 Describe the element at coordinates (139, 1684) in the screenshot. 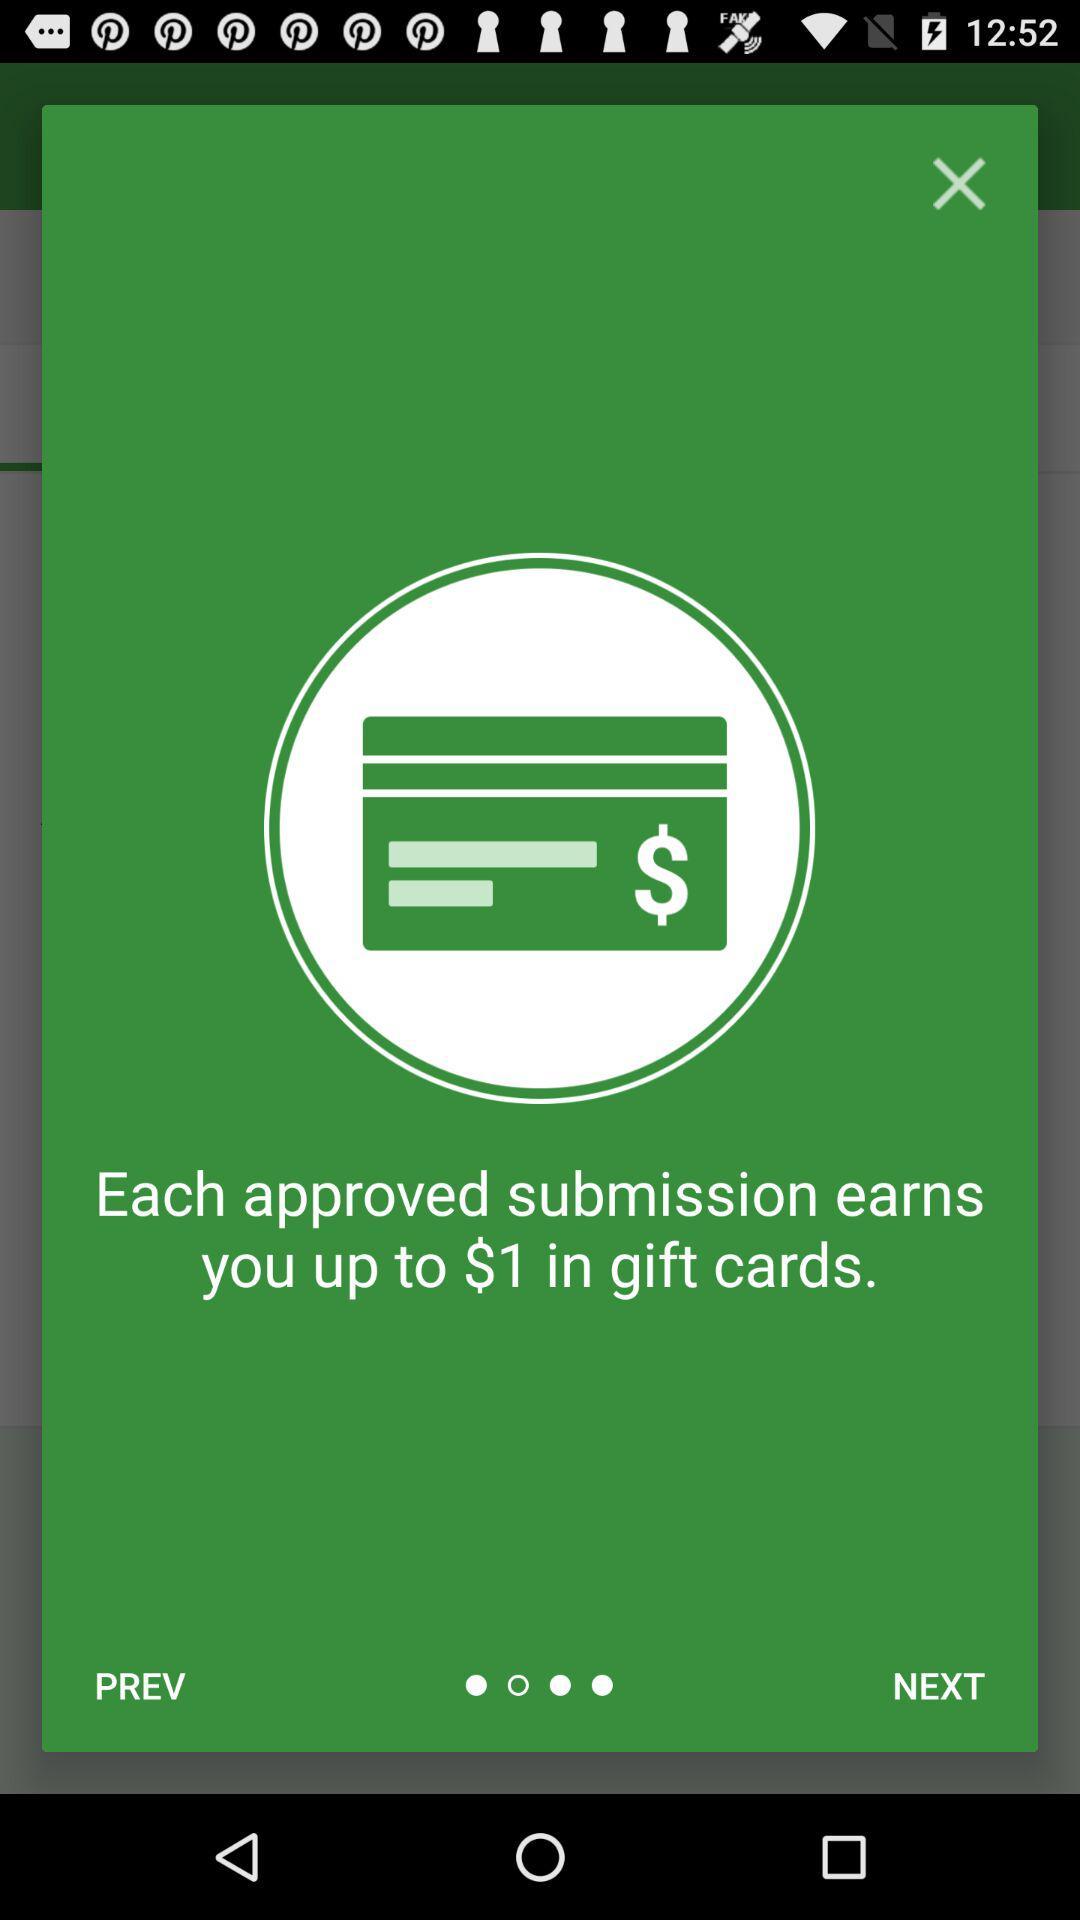

I see `the item at the bottom left corner` at that location.